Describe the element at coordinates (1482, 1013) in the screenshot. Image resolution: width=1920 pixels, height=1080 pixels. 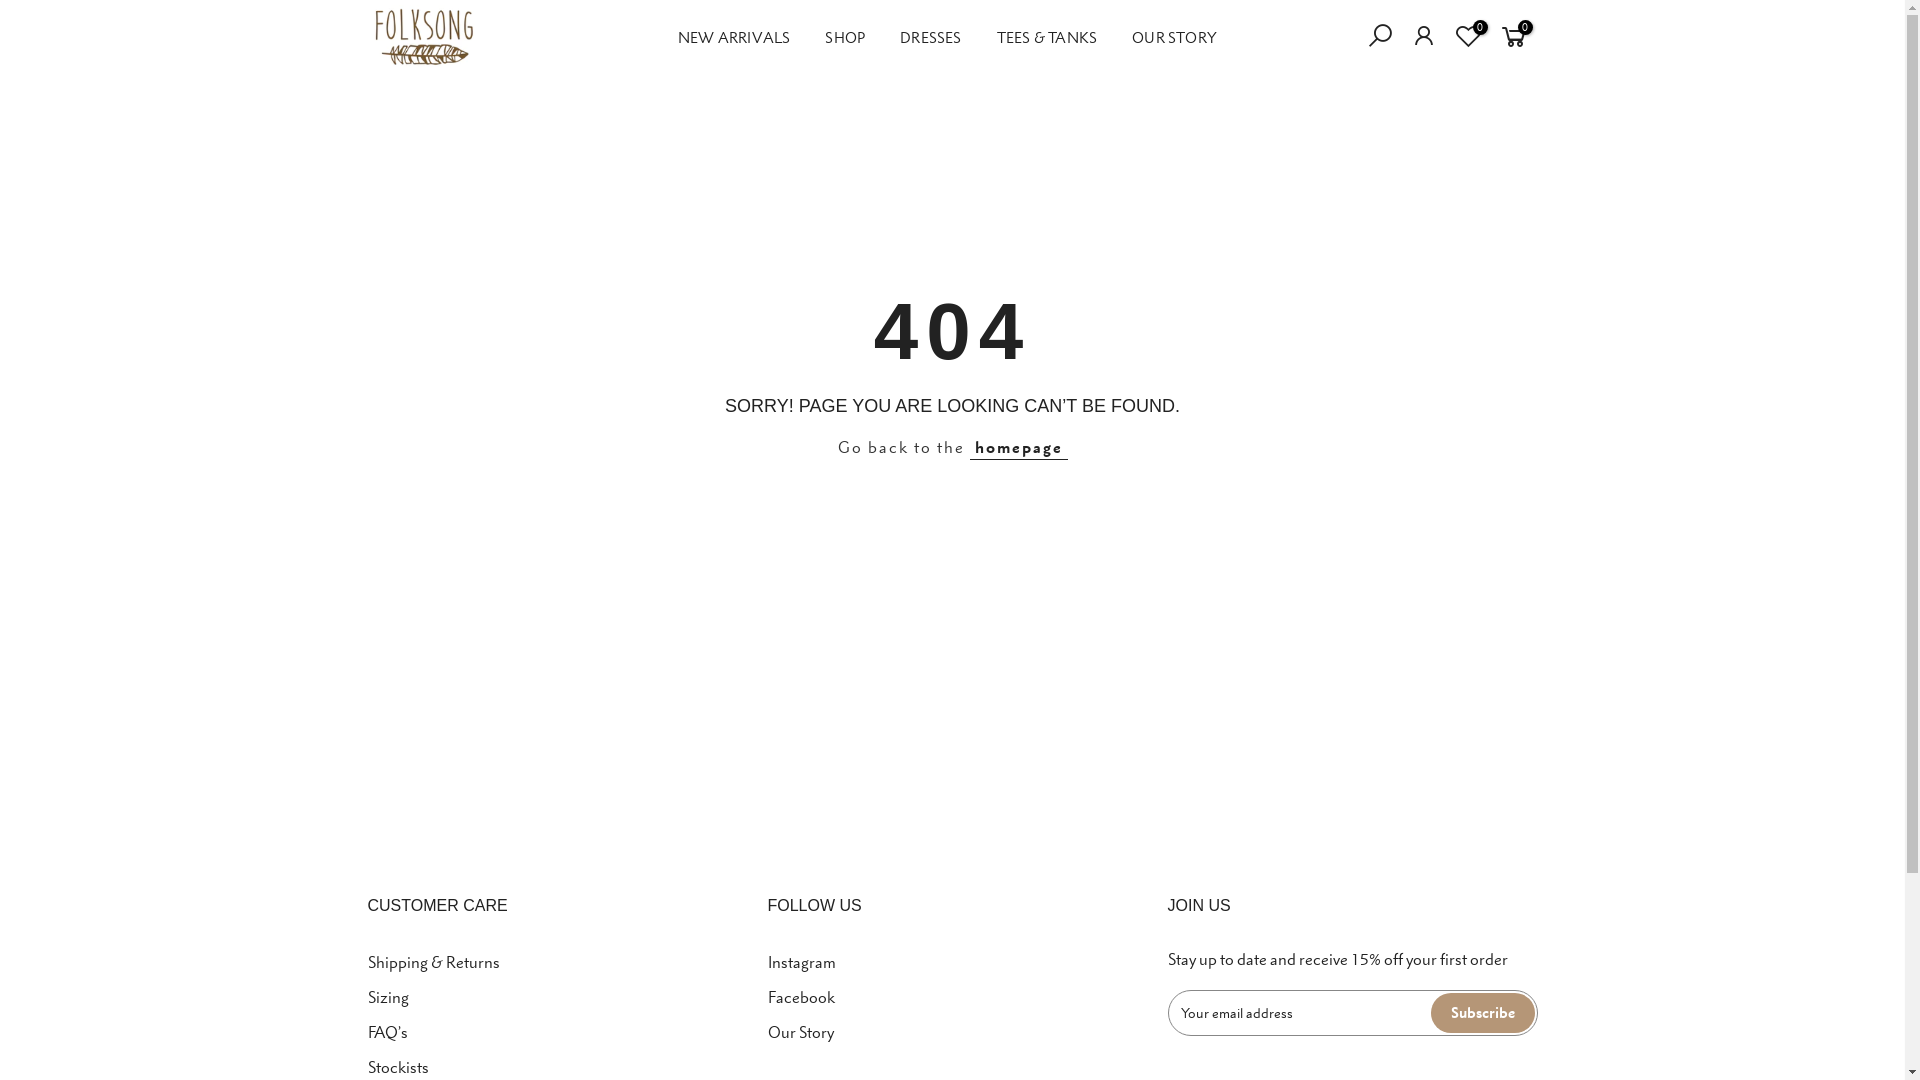
I see `'Subscribe'` at that location.